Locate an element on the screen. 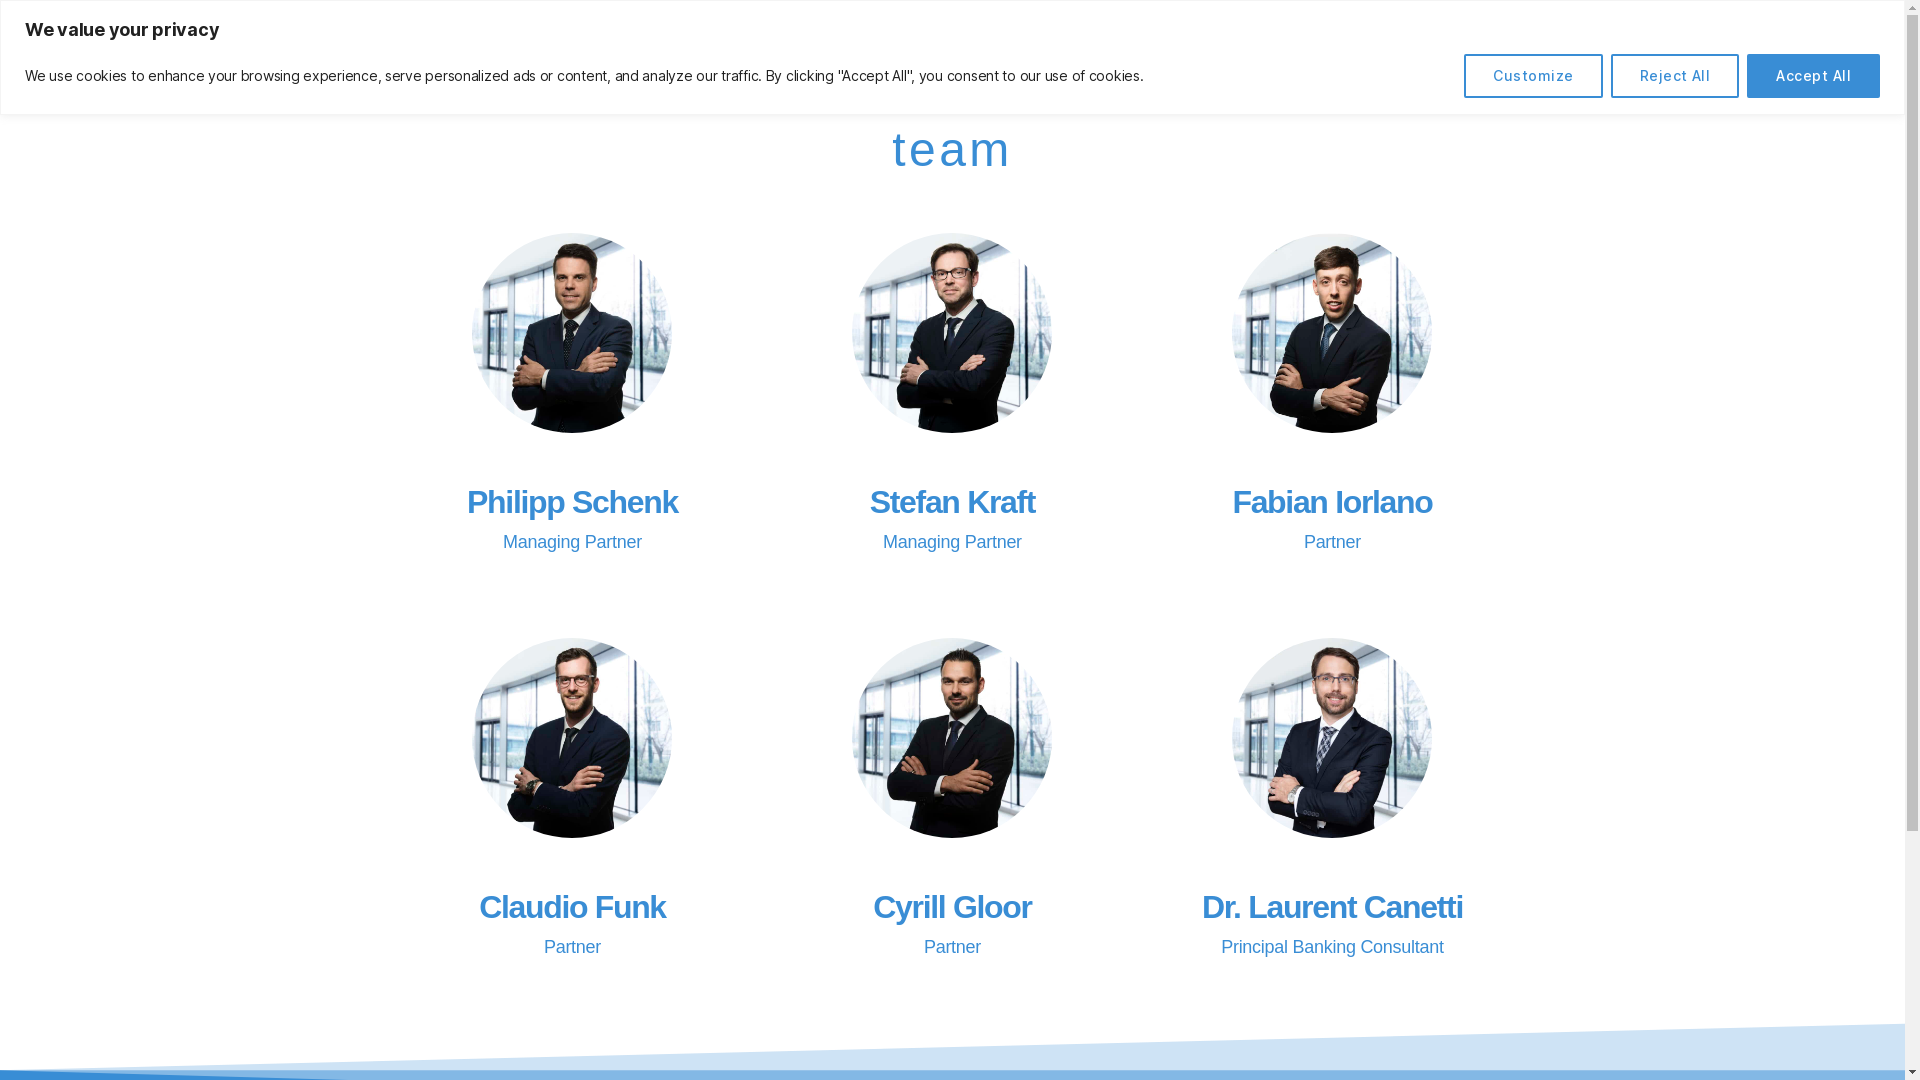  'Deutsch' is located at coordinates (1829, 47).